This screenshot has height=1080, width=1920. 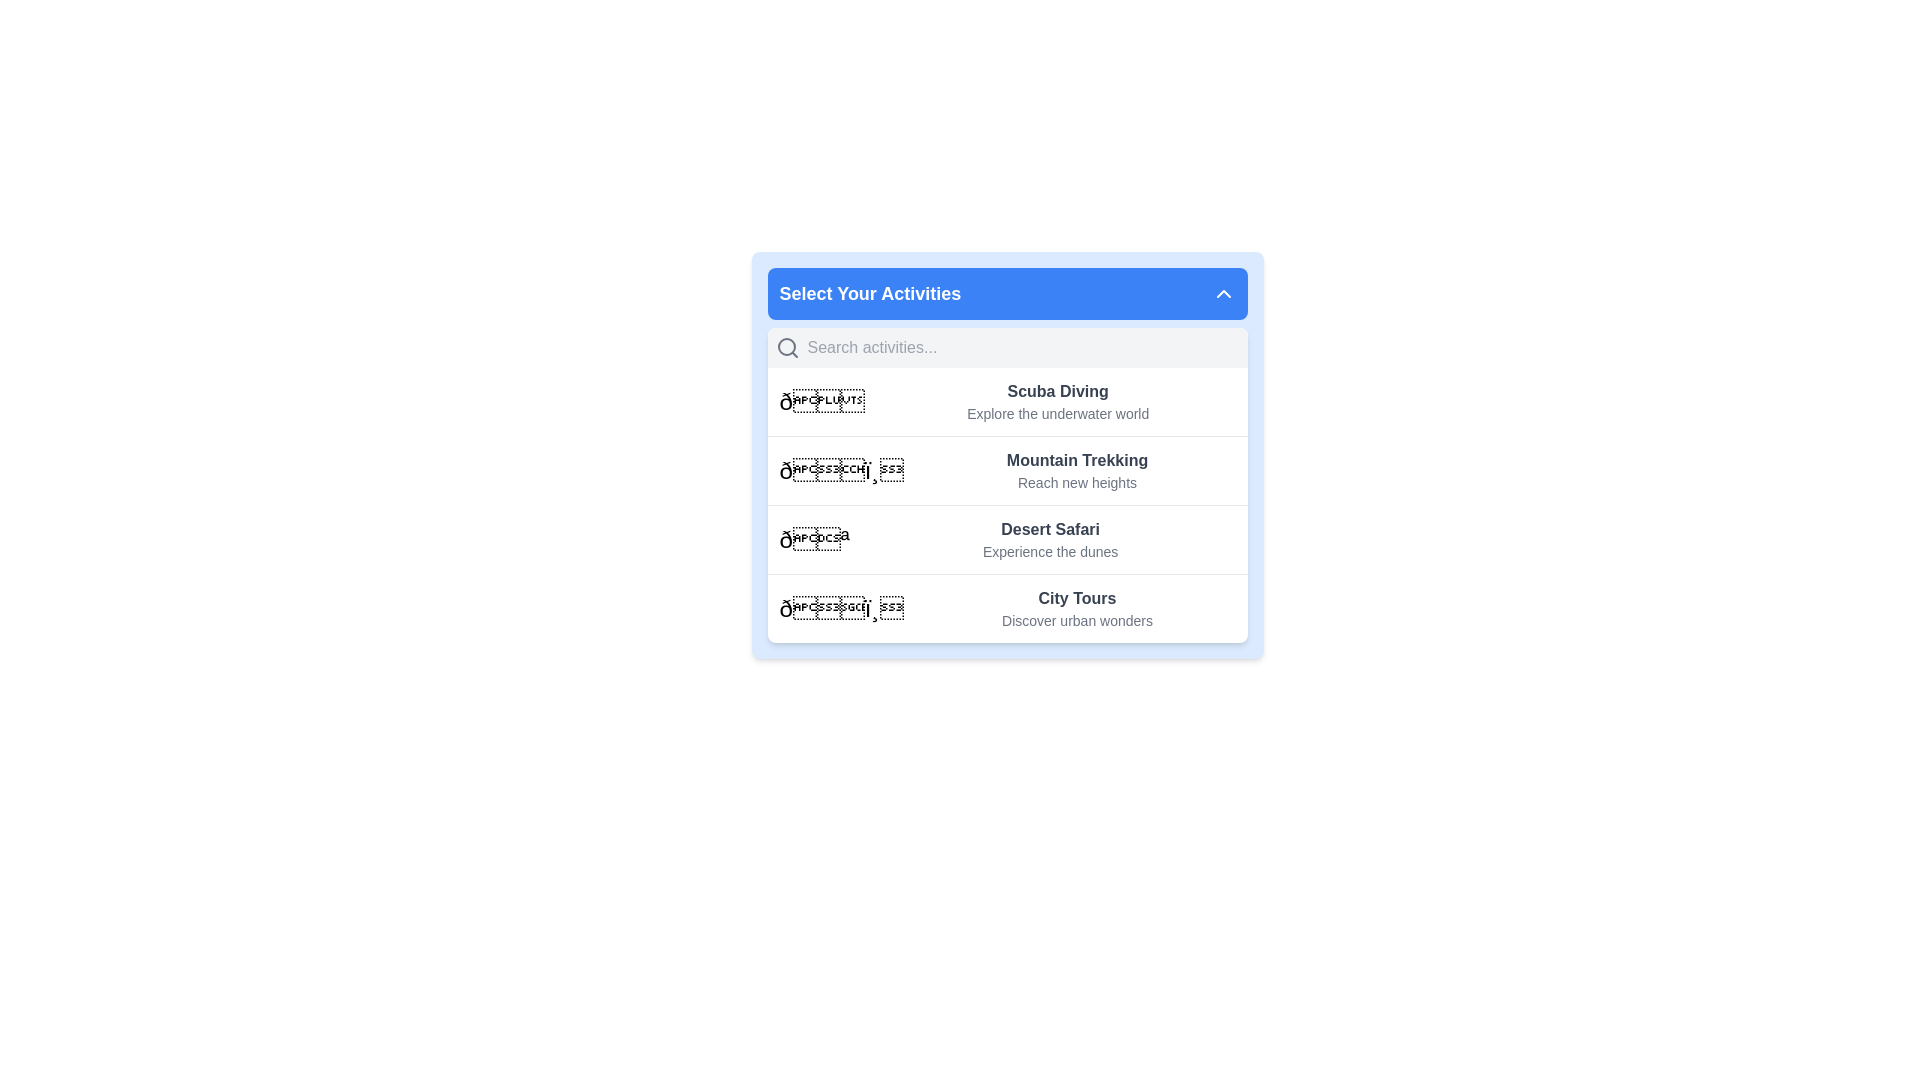 What do you see at coordinates (1007, 401) in the screenshot?
I see `the selectable menu item titled 'Scuba Diving'` at bounding box center [1007, 401].